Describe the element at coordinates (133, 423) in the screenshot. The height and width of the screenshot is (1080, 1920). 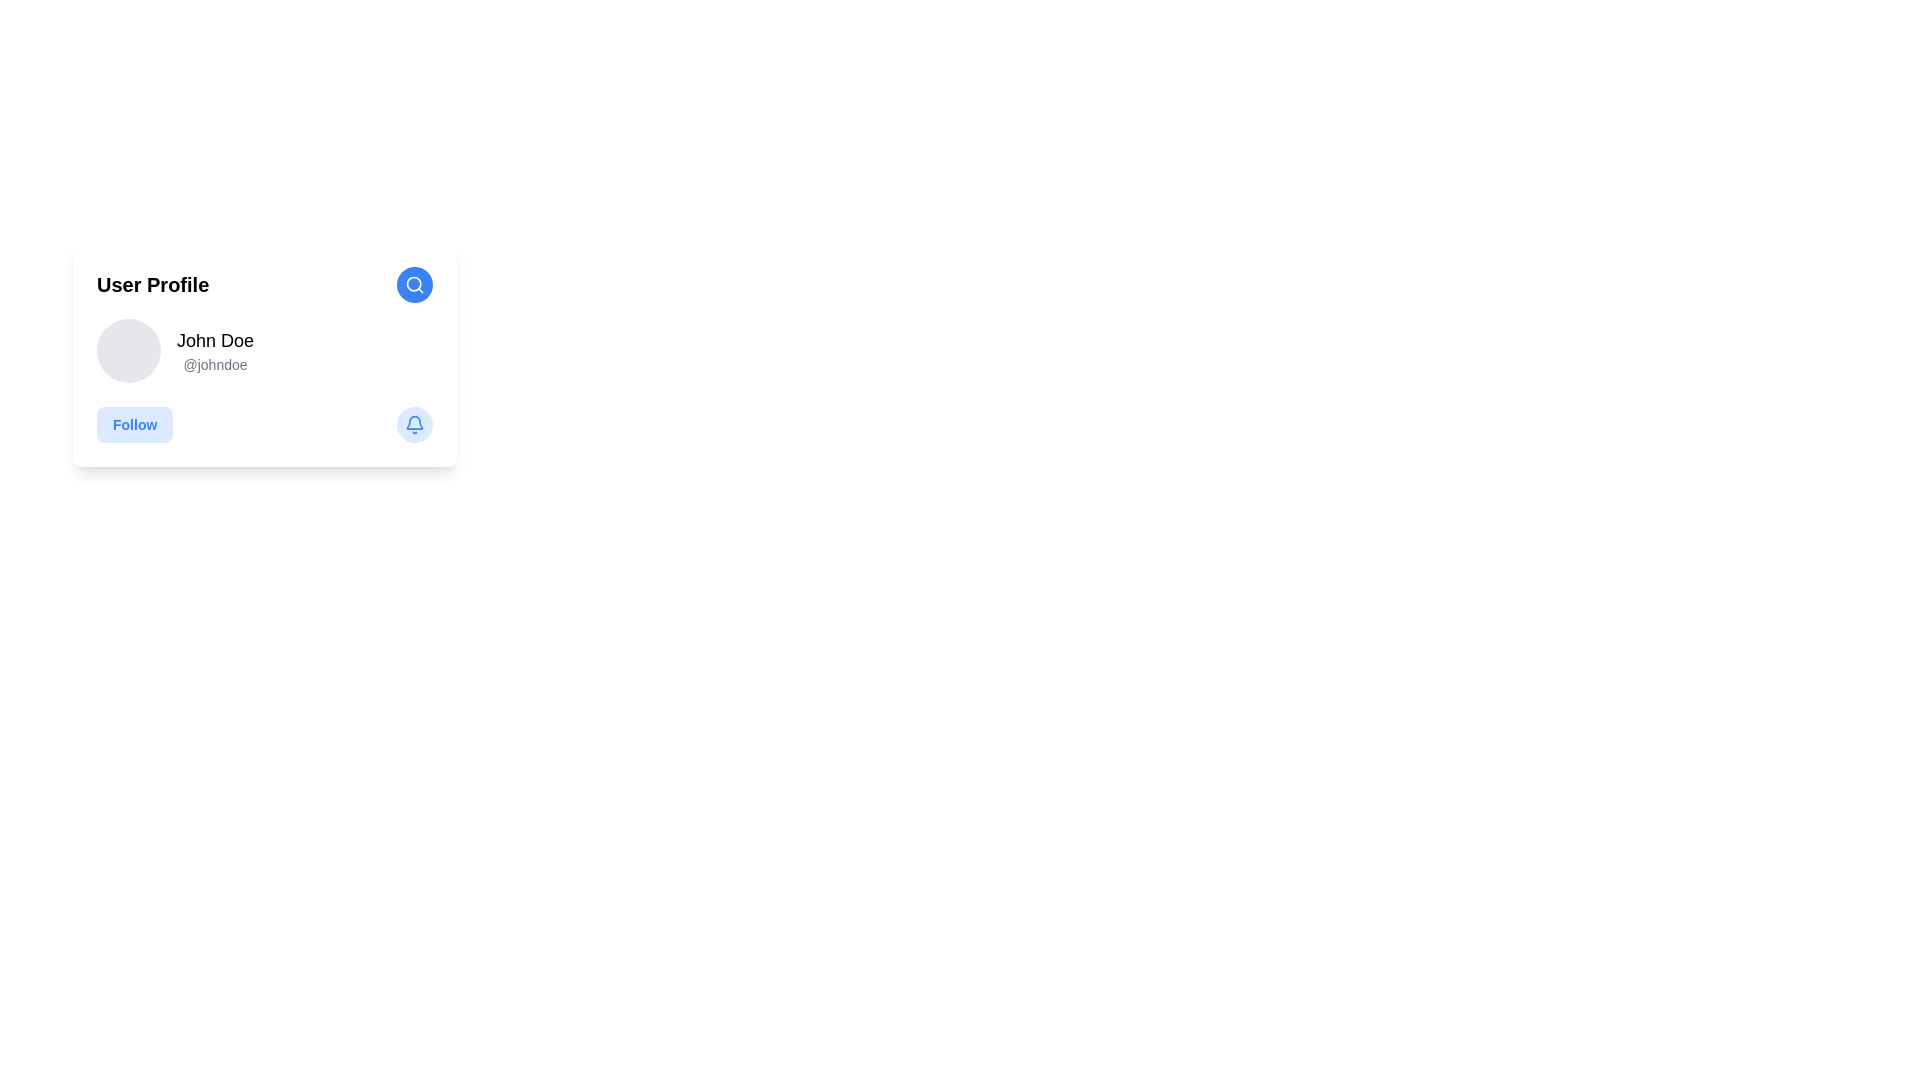
I see `the follow button located at the bottom-left of the user profile section to follow the user` at that location.